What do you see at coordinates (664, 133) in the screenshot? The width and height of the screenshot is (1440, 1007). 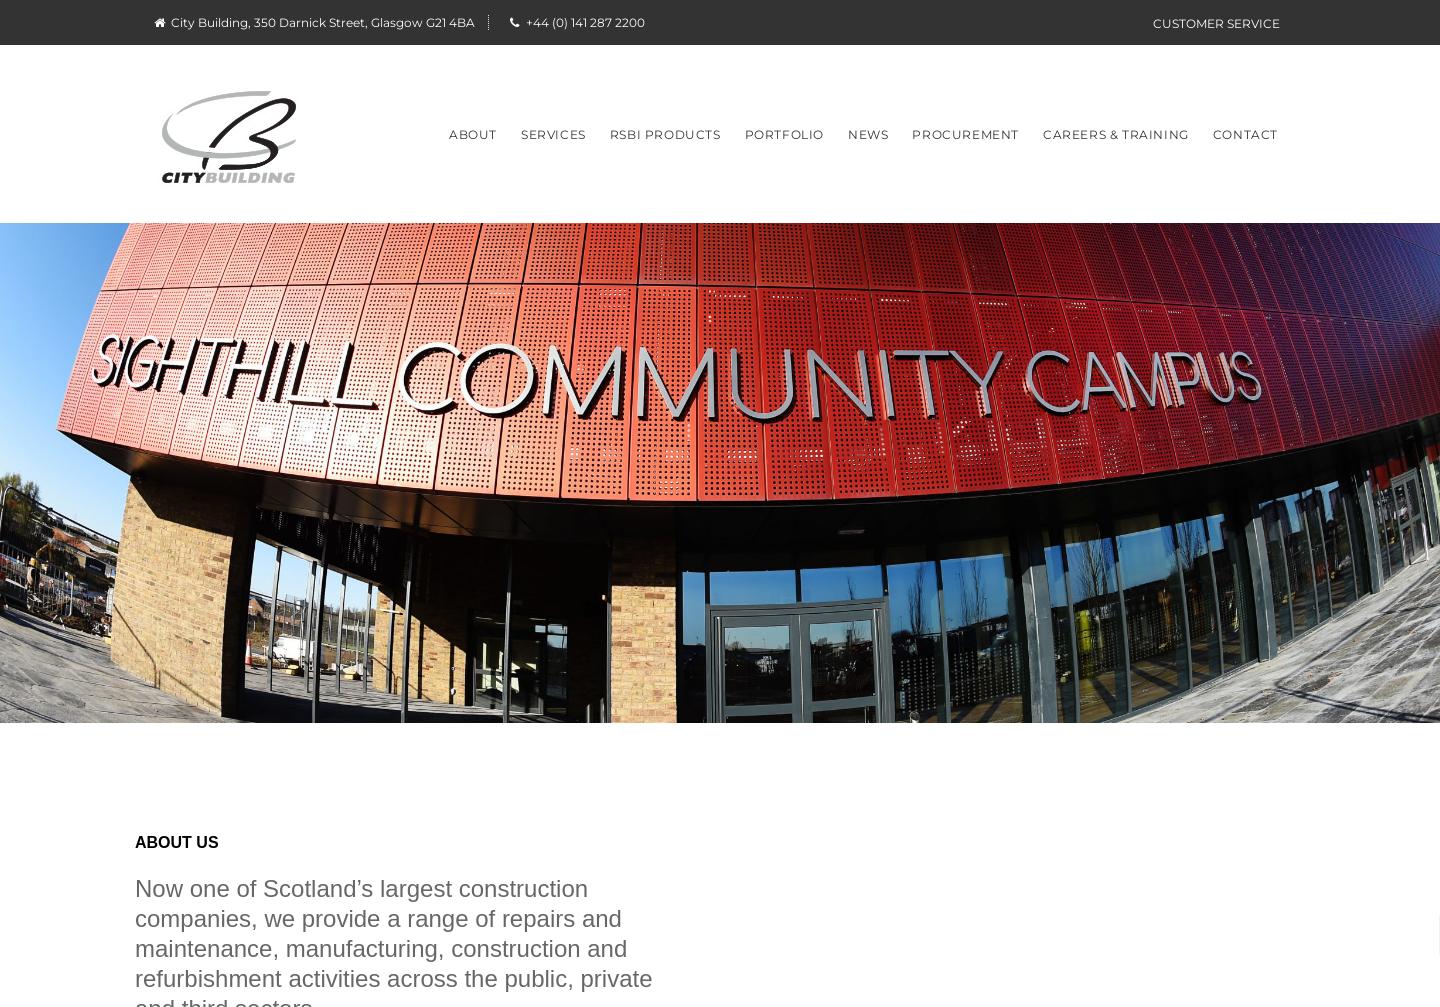 I see `'RSBi Products'` at bounding box center [664, 133].